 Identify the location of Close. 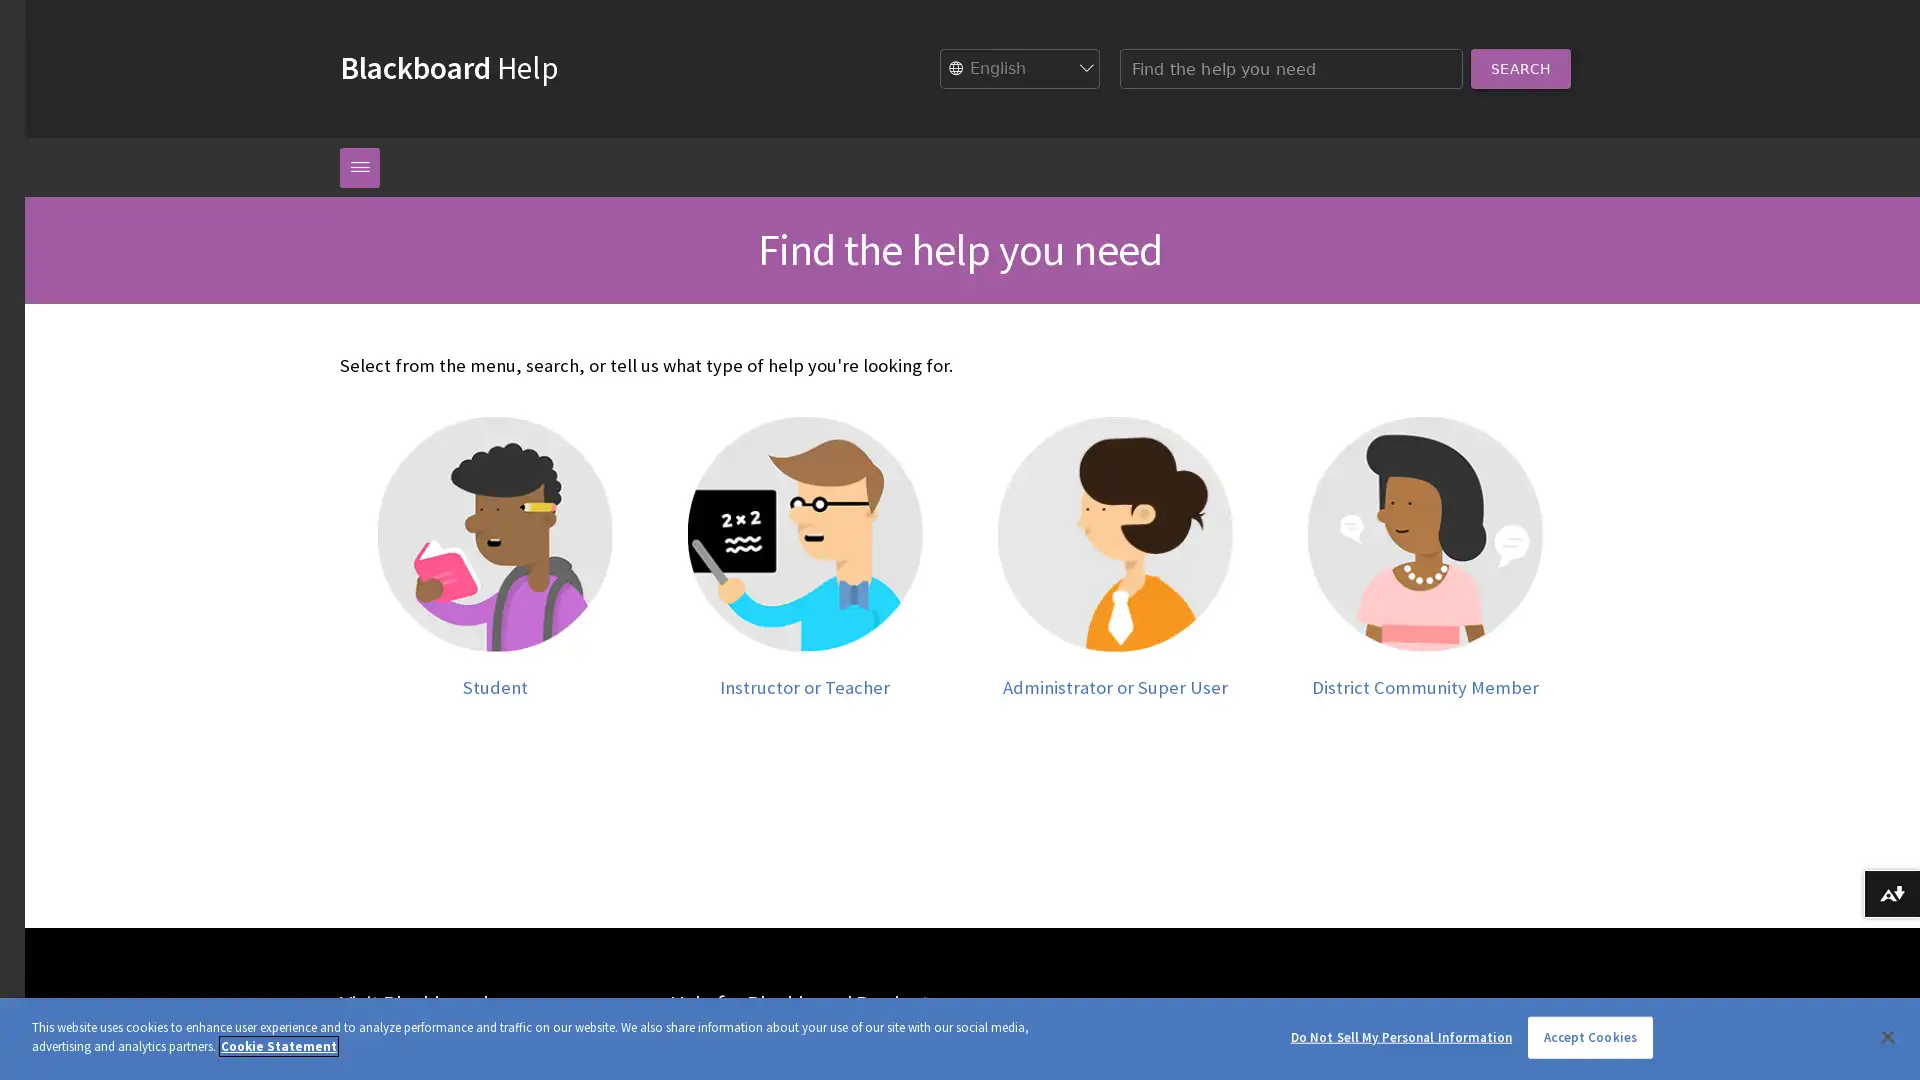
(1886, 1035).